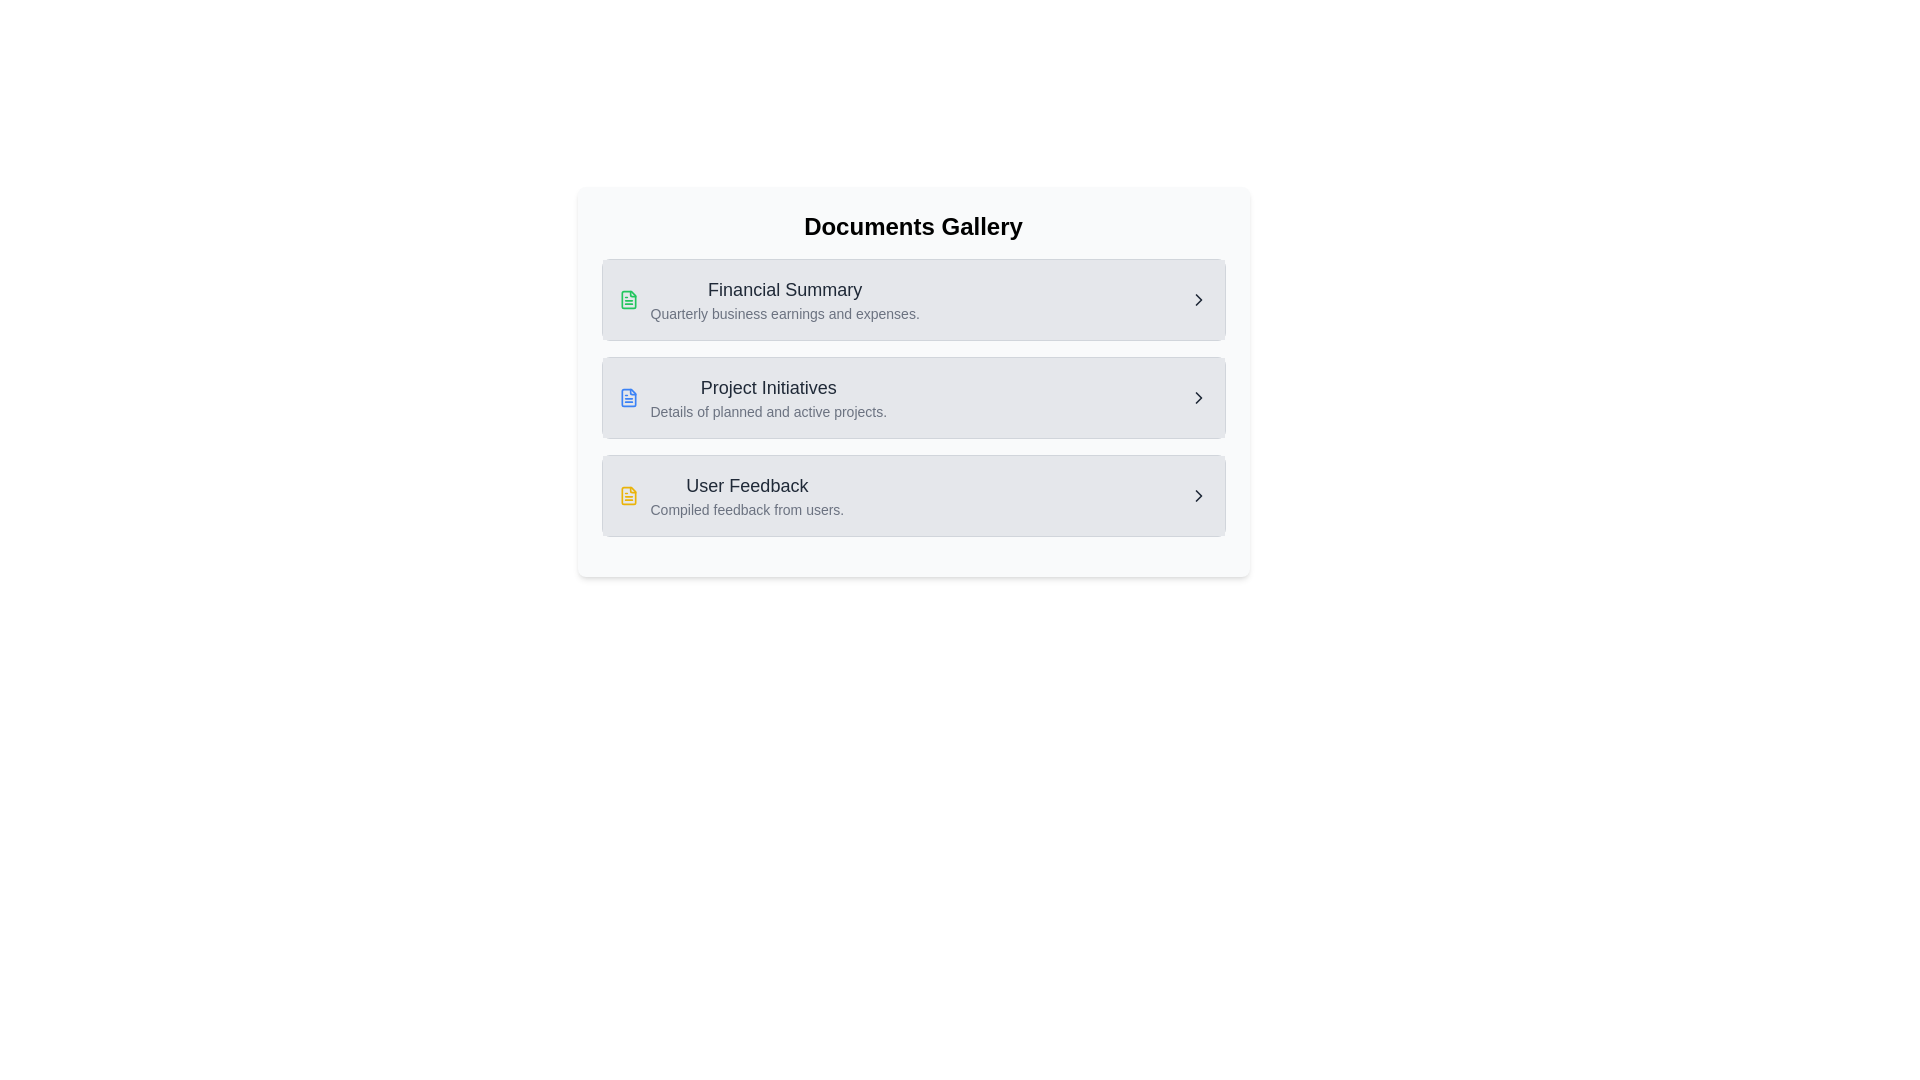 The image size is (1920, 1080). Describe the element at coordinates (627, 495) in the screenshot. I see `the icon representing the document titled 'User Feedback' located in the bottommost section of the list, to the left of the text 'User Feedback'` at that location.